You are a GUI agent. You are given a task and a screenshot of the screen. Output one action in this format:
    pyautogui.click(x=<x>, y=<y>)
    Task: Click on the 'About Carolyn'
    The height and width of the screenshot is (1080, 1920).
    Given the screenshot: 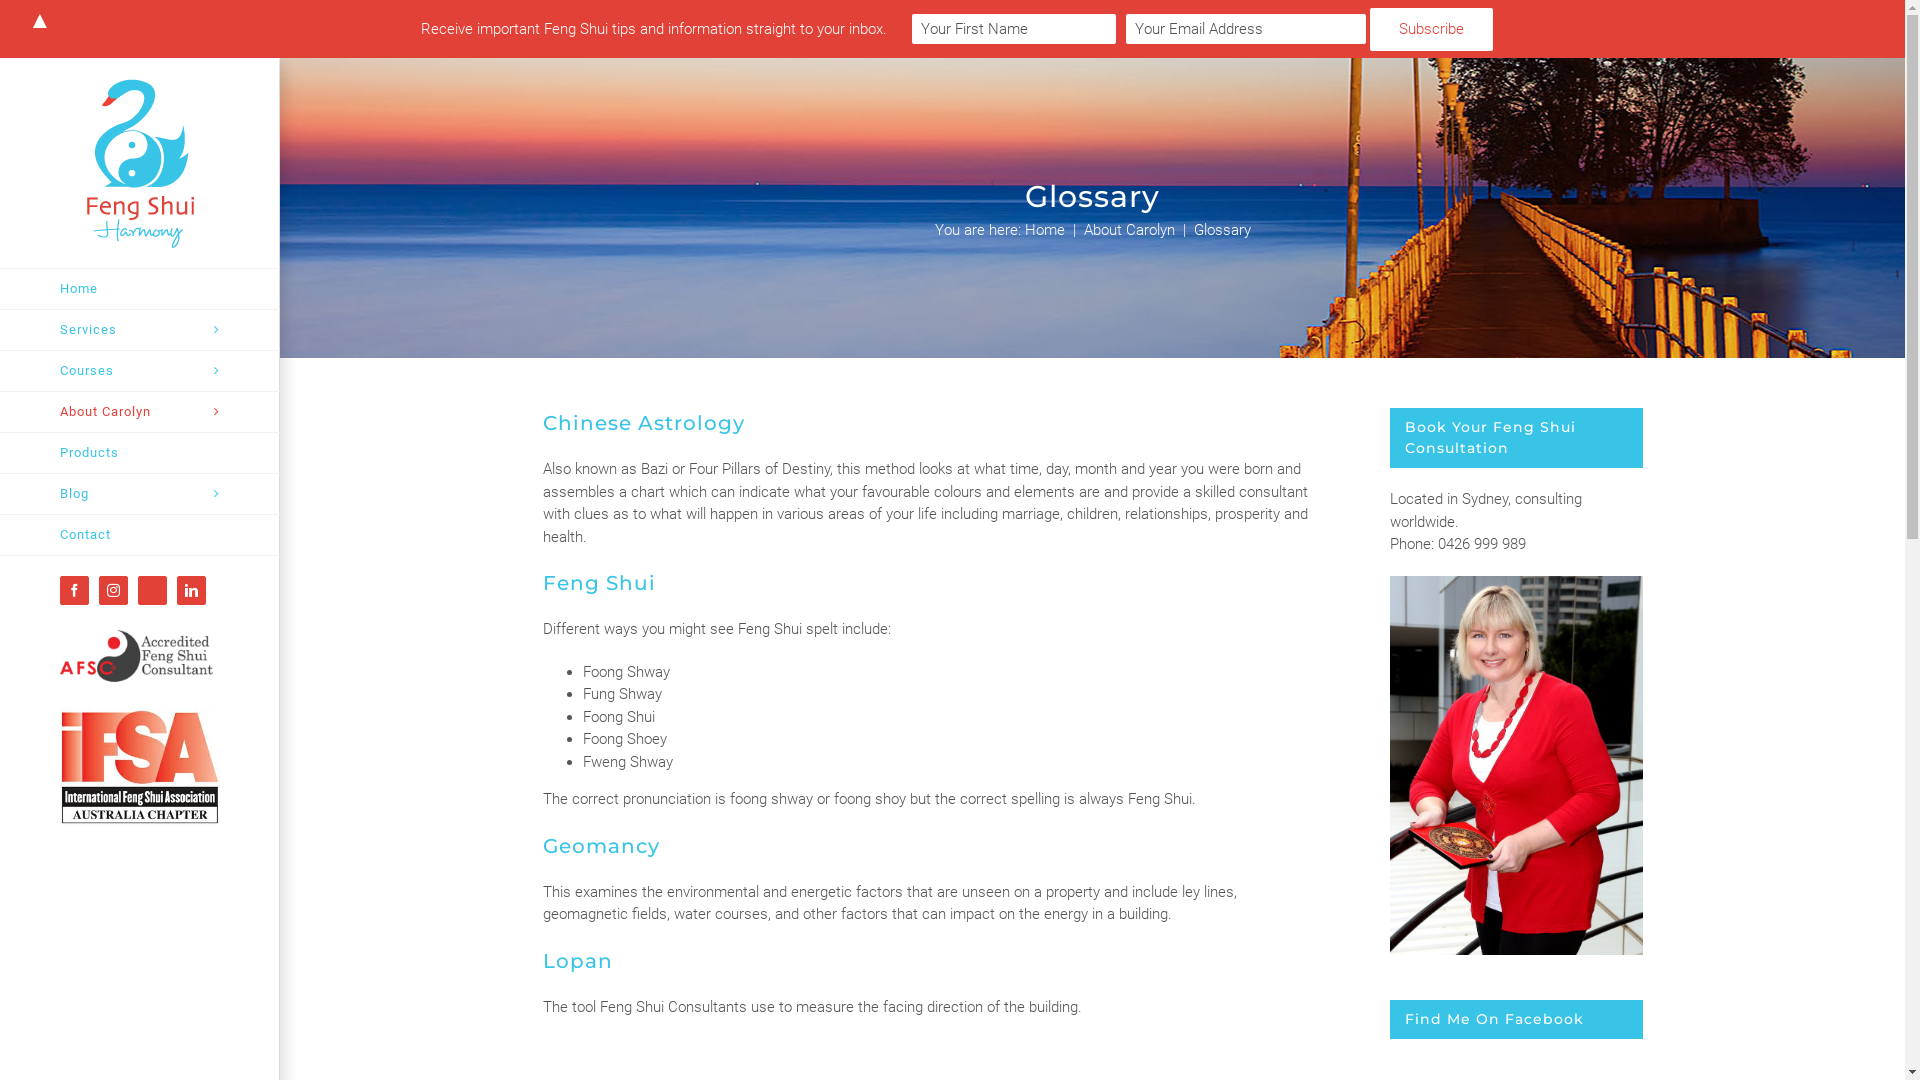 What is the action you would take?
    pyautogui.click(x=1129, y=229)
    